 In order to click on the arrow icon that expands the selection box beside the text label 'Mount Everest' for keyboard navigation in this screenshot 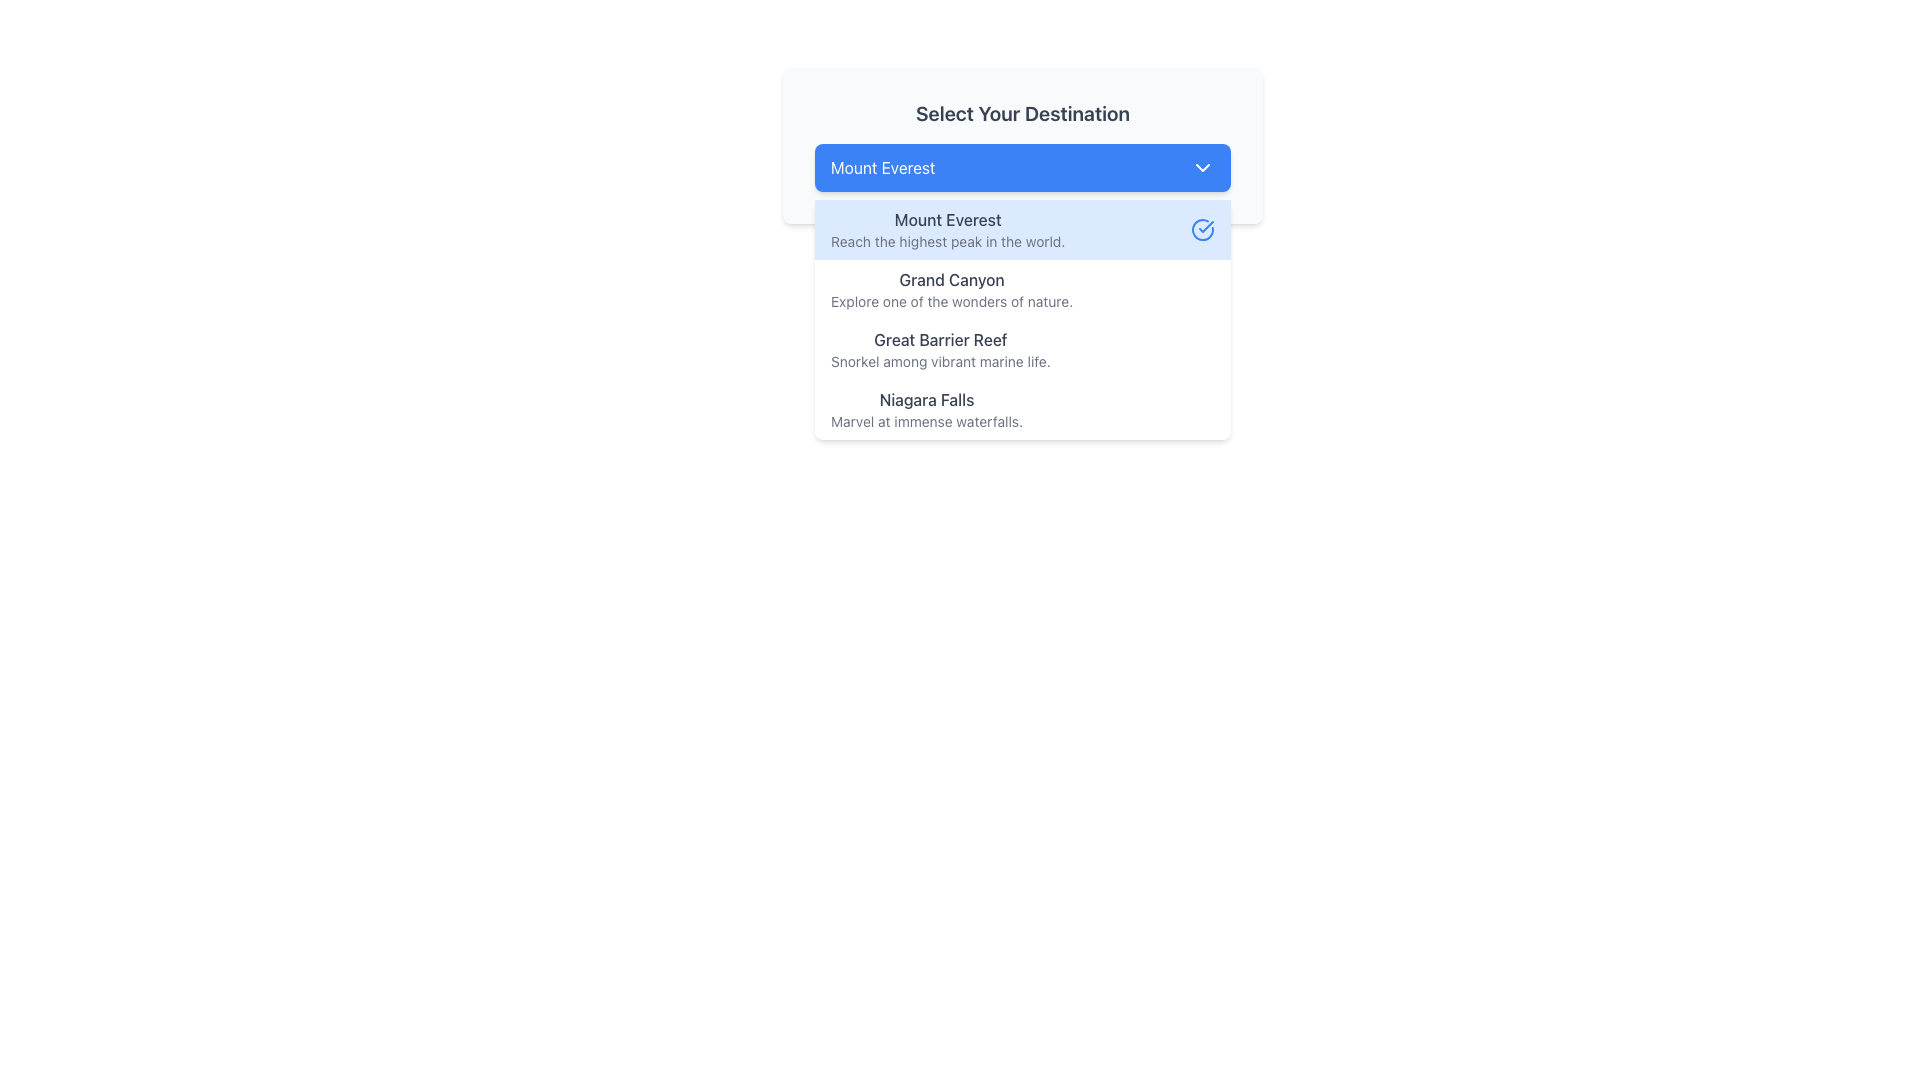, I will do `click(1202, 167)`.